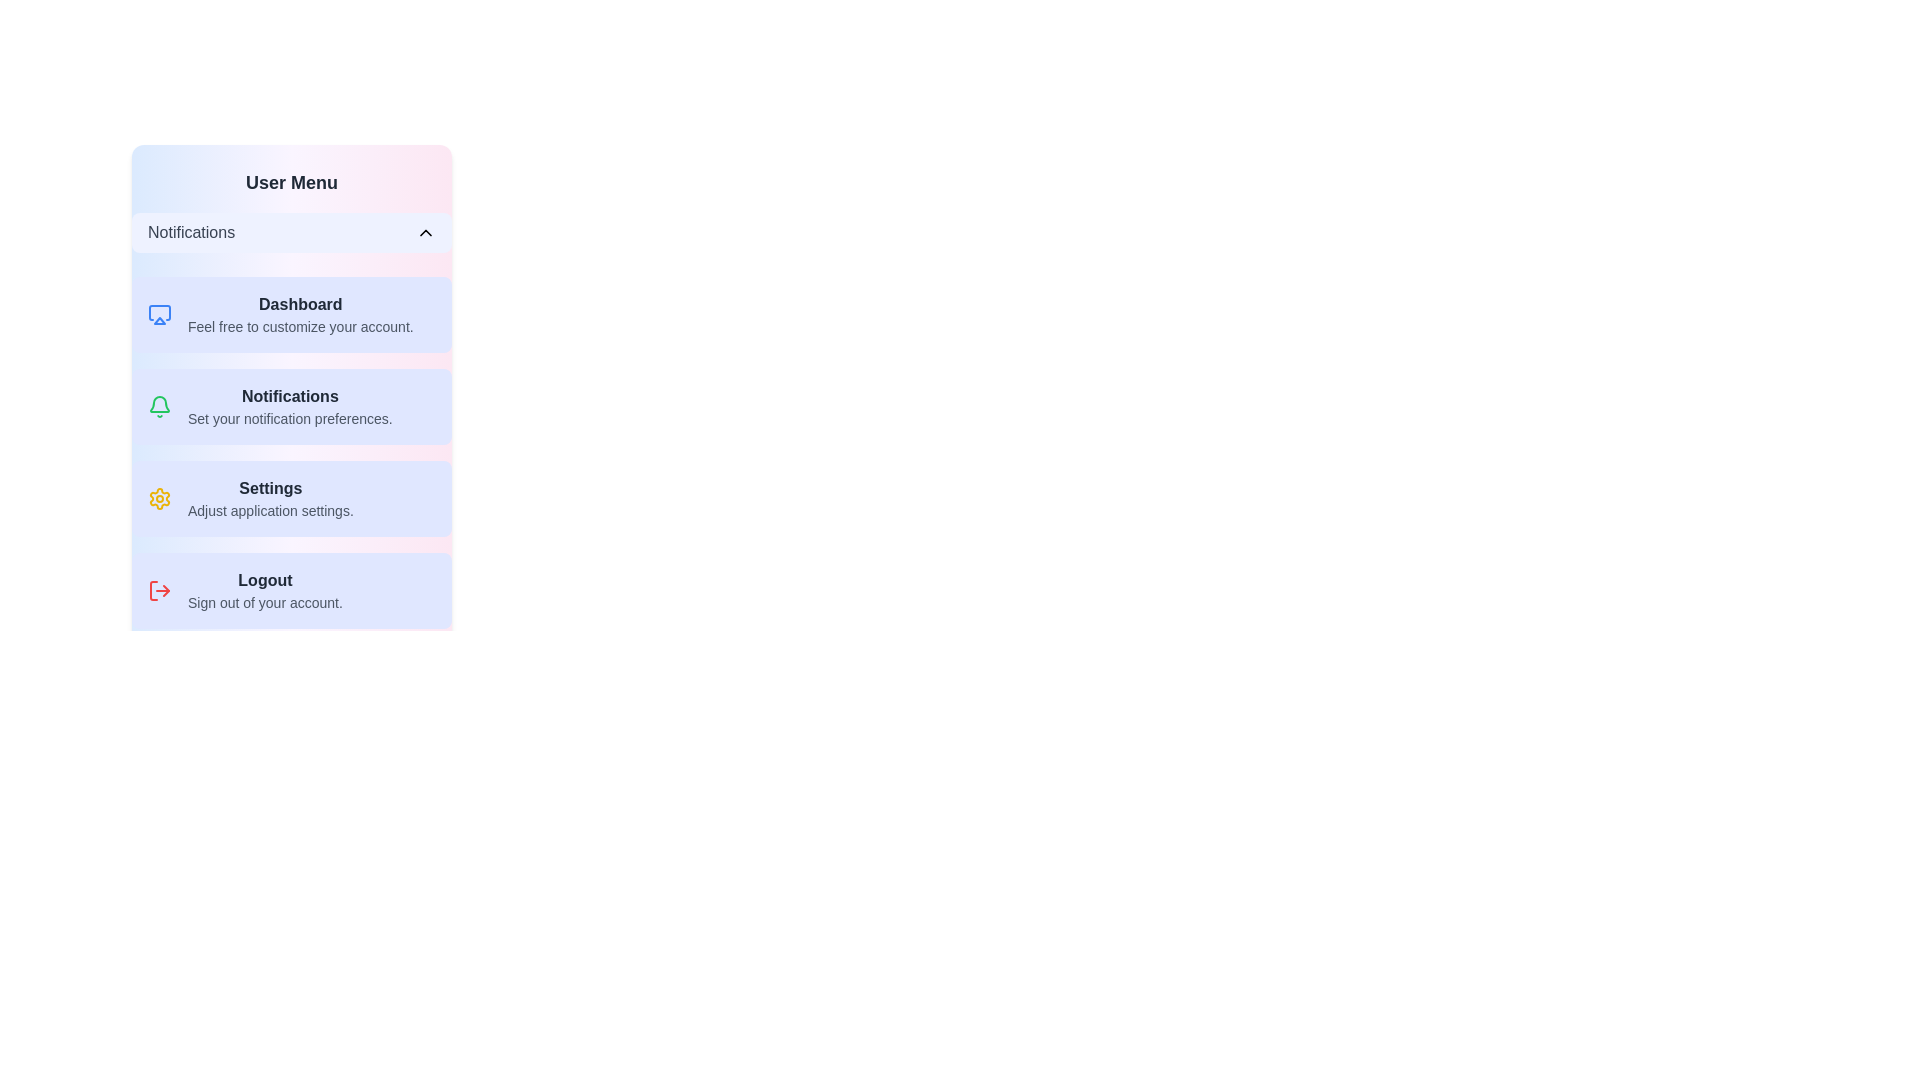 The height and width of the screenshot is (1080, 1920). Describe the element at coordinates (158, 589) in the screenshot. I see `the icon associated with the Logout menu item` at that location.